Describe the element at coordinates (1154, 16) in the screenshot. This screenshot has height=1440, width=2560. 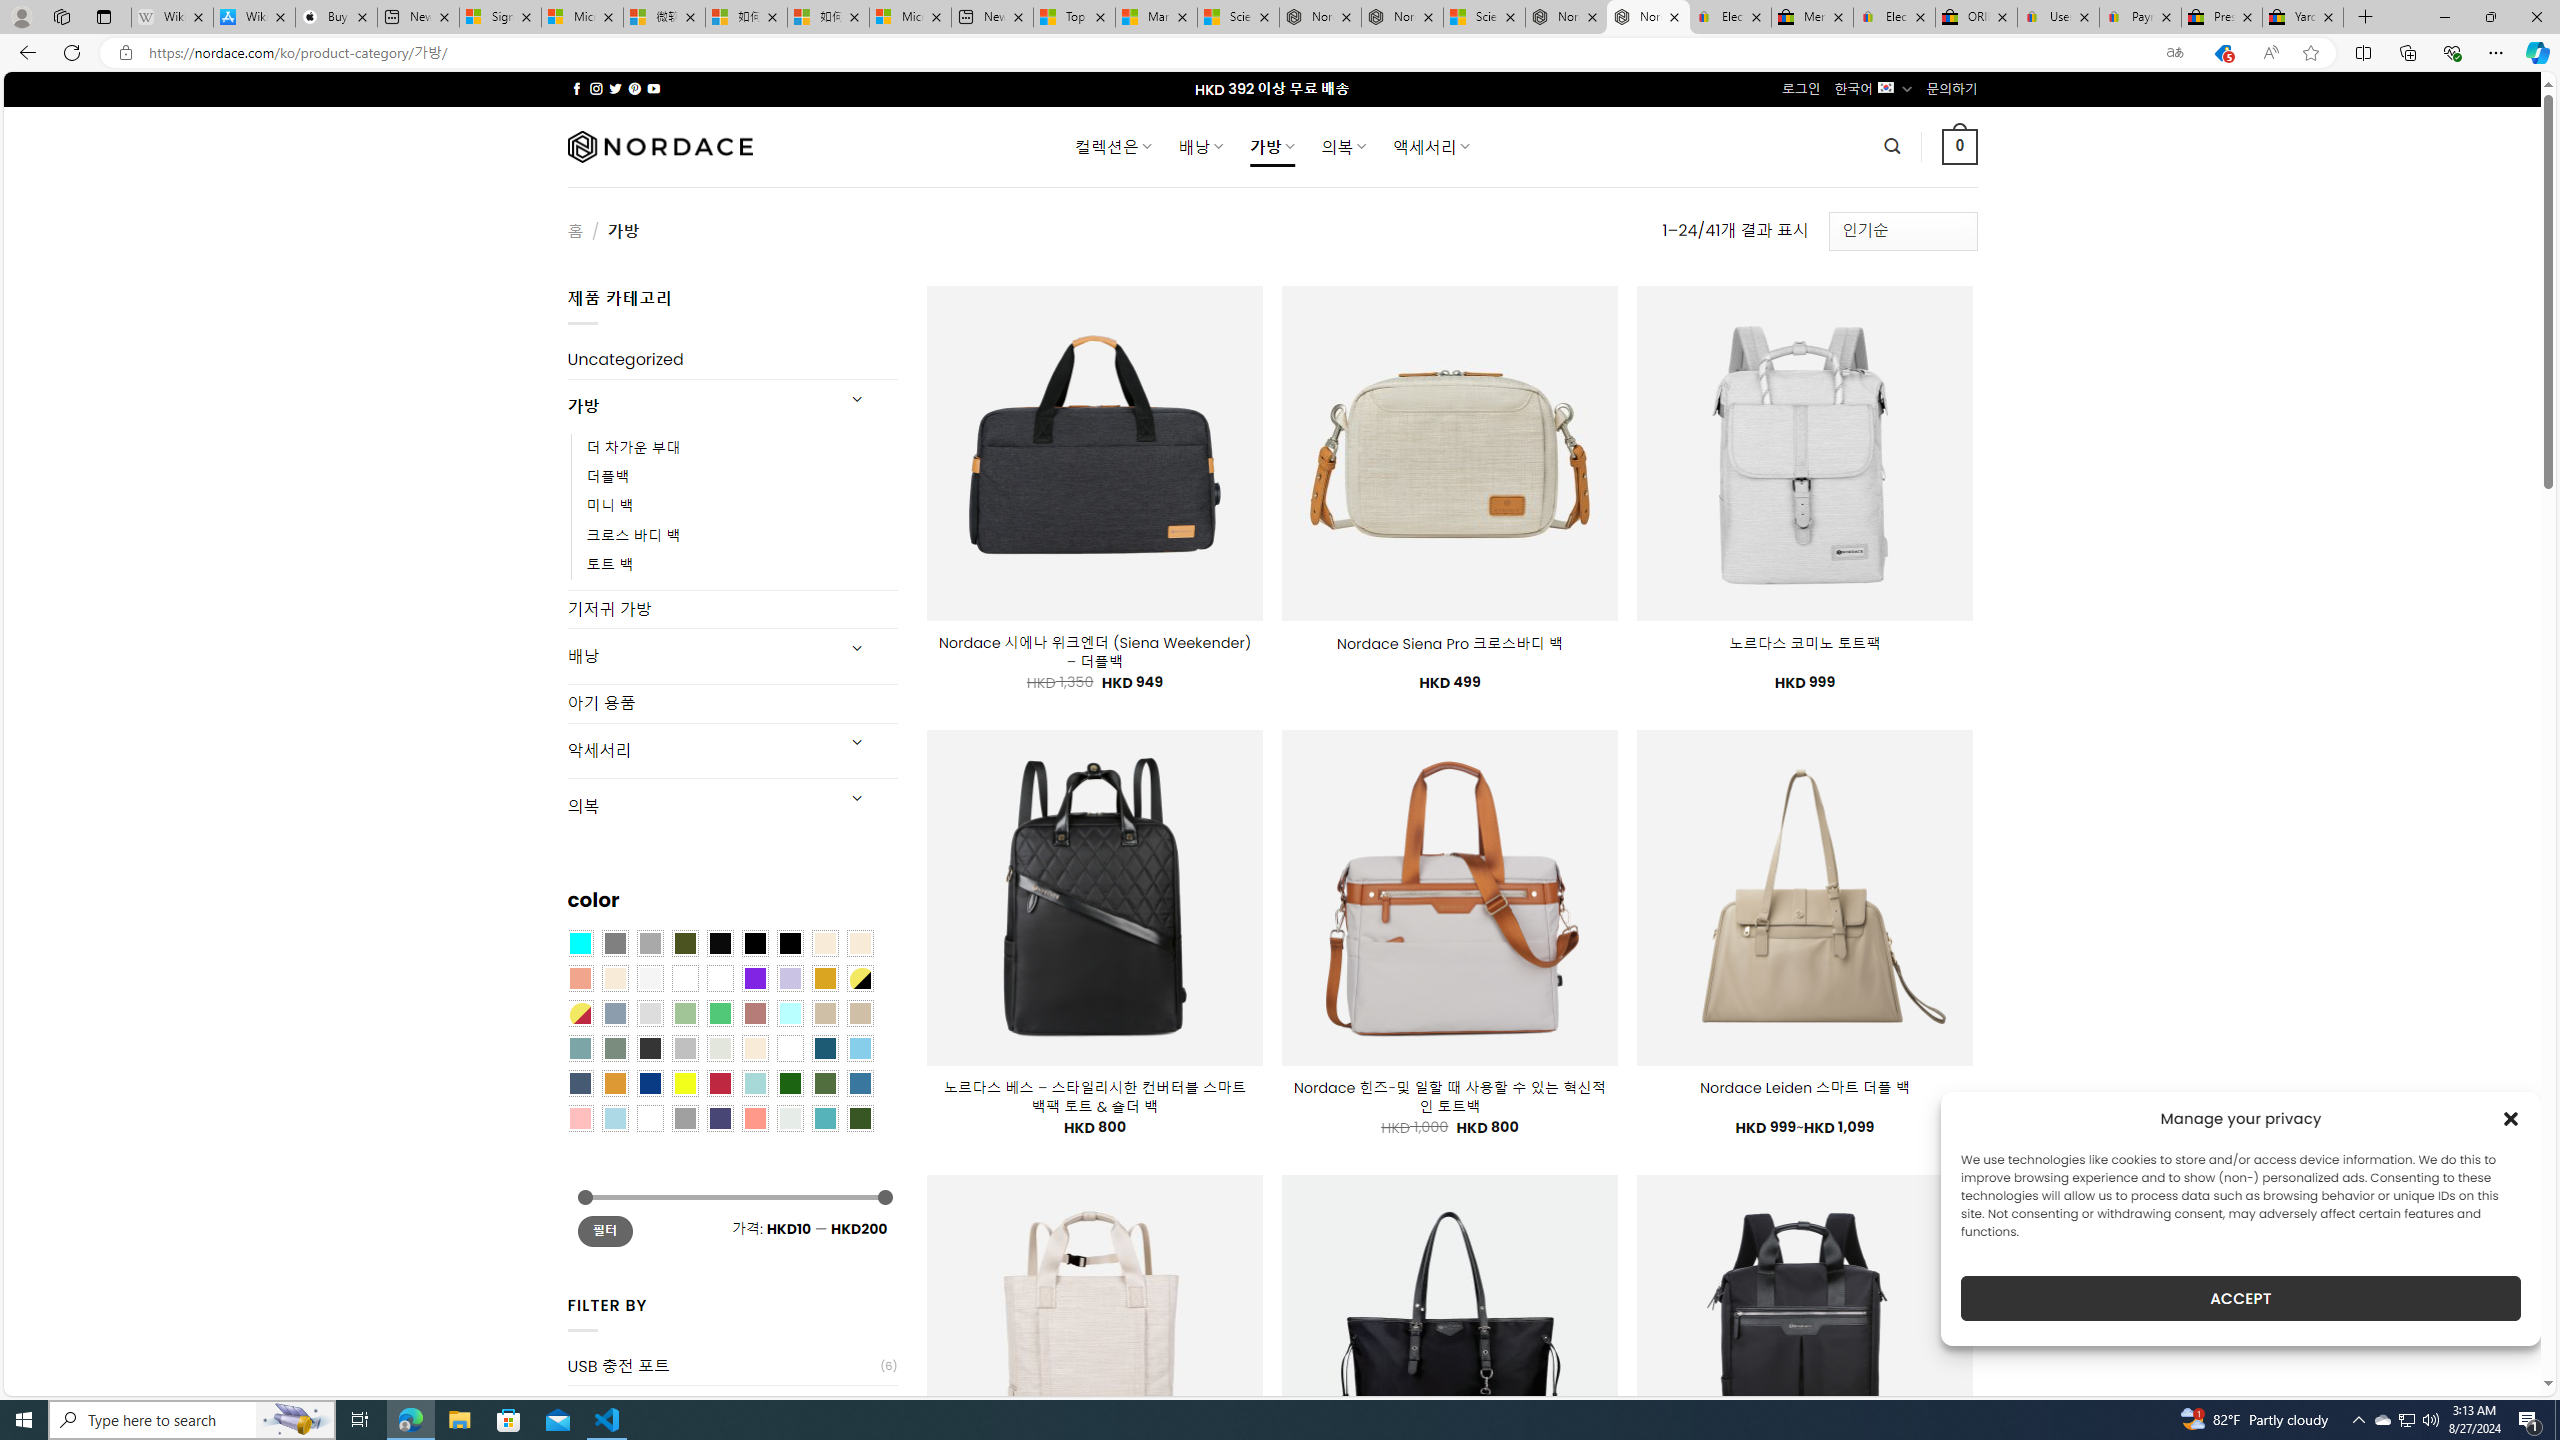
I see `'Marine life - MSN'` at that location.